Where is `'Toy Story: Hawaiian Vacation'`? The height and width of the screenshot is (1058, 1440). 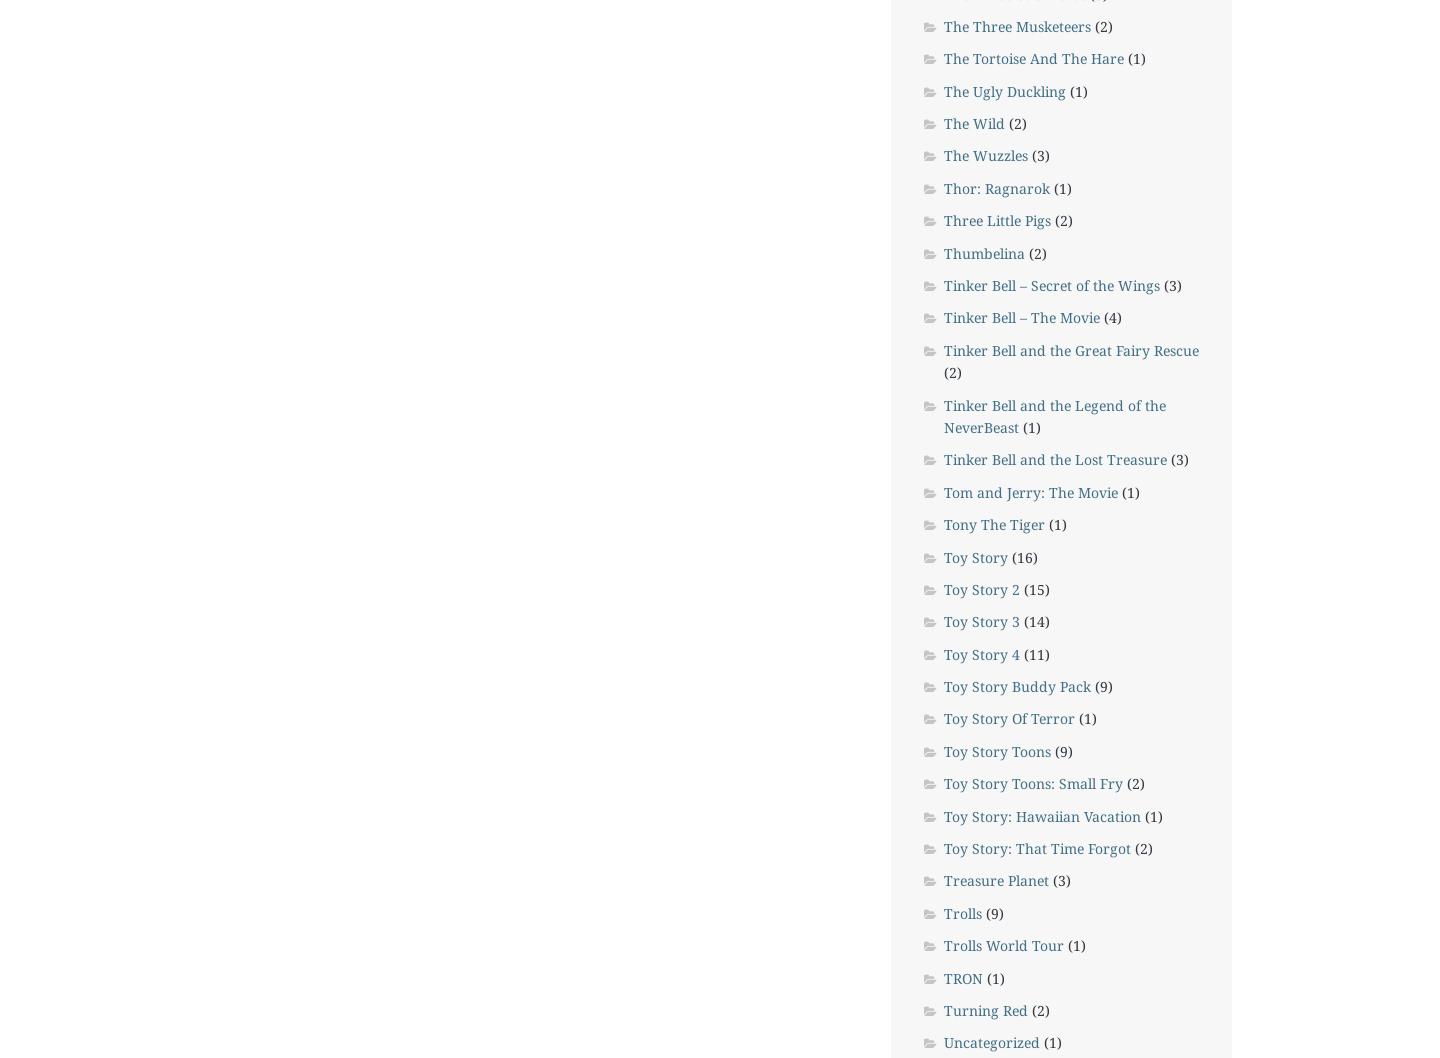
'Toy Story: Hawaiian Vacation' is located at coordinates (943, 814).